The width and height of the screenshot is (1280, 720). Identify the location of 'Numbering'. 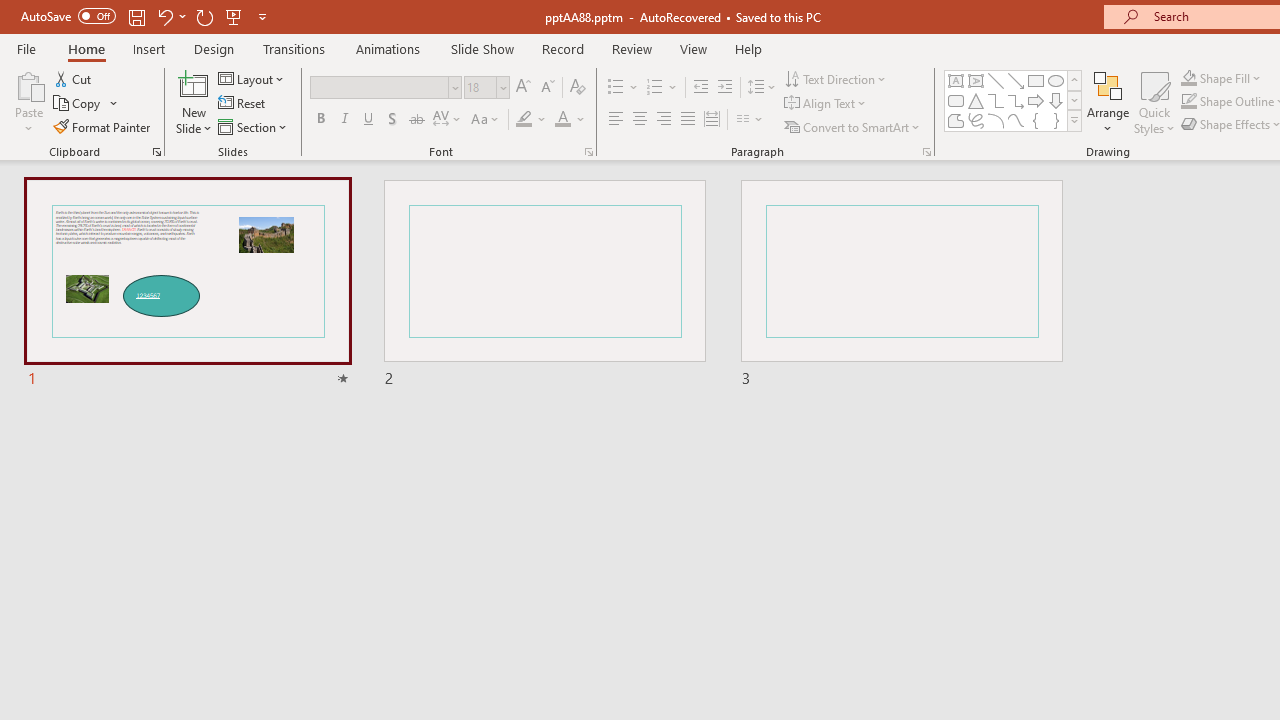
(654, 86).